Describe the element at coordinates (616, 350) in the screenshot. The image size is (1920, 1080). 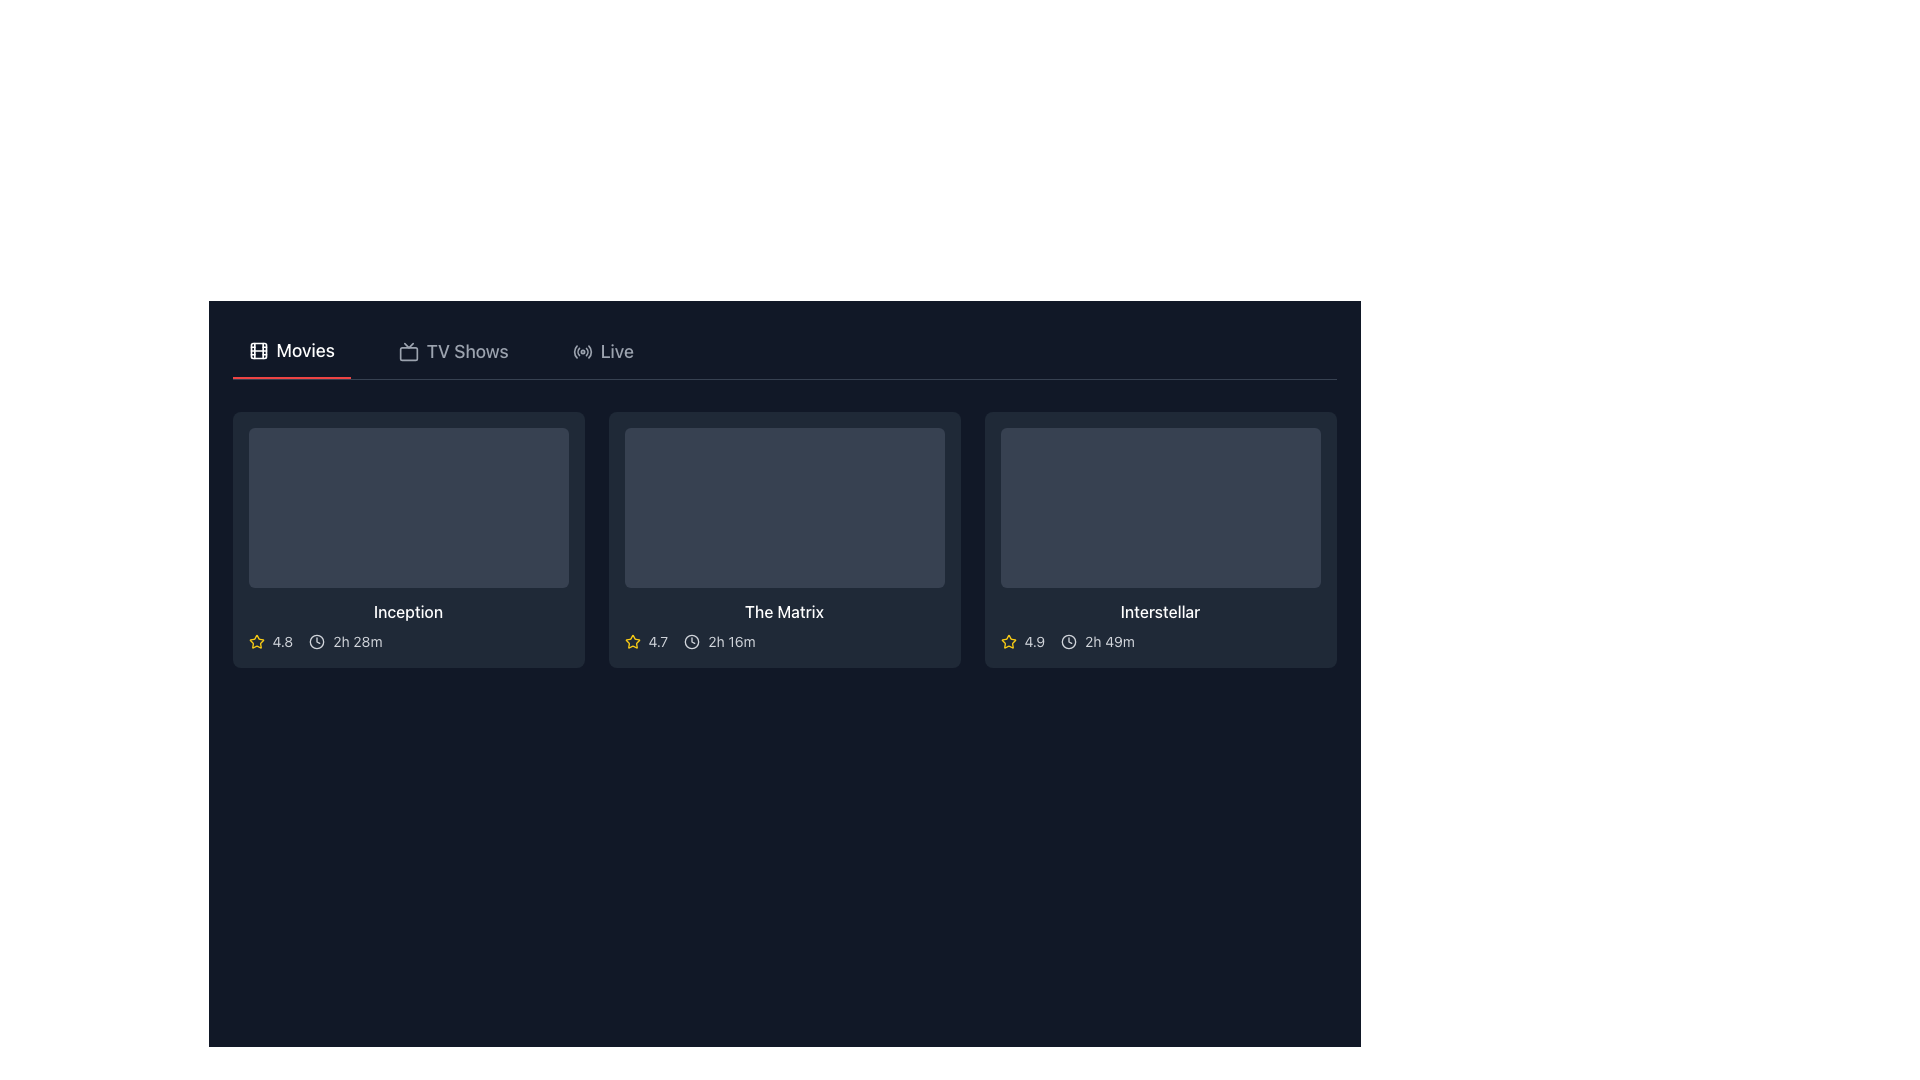
I see `the 'Live' text label located in the upper navigation segment of the interface, positioned to the right of the 'TV Shows' section, to potentially reveal tooltip or effects` at that location.